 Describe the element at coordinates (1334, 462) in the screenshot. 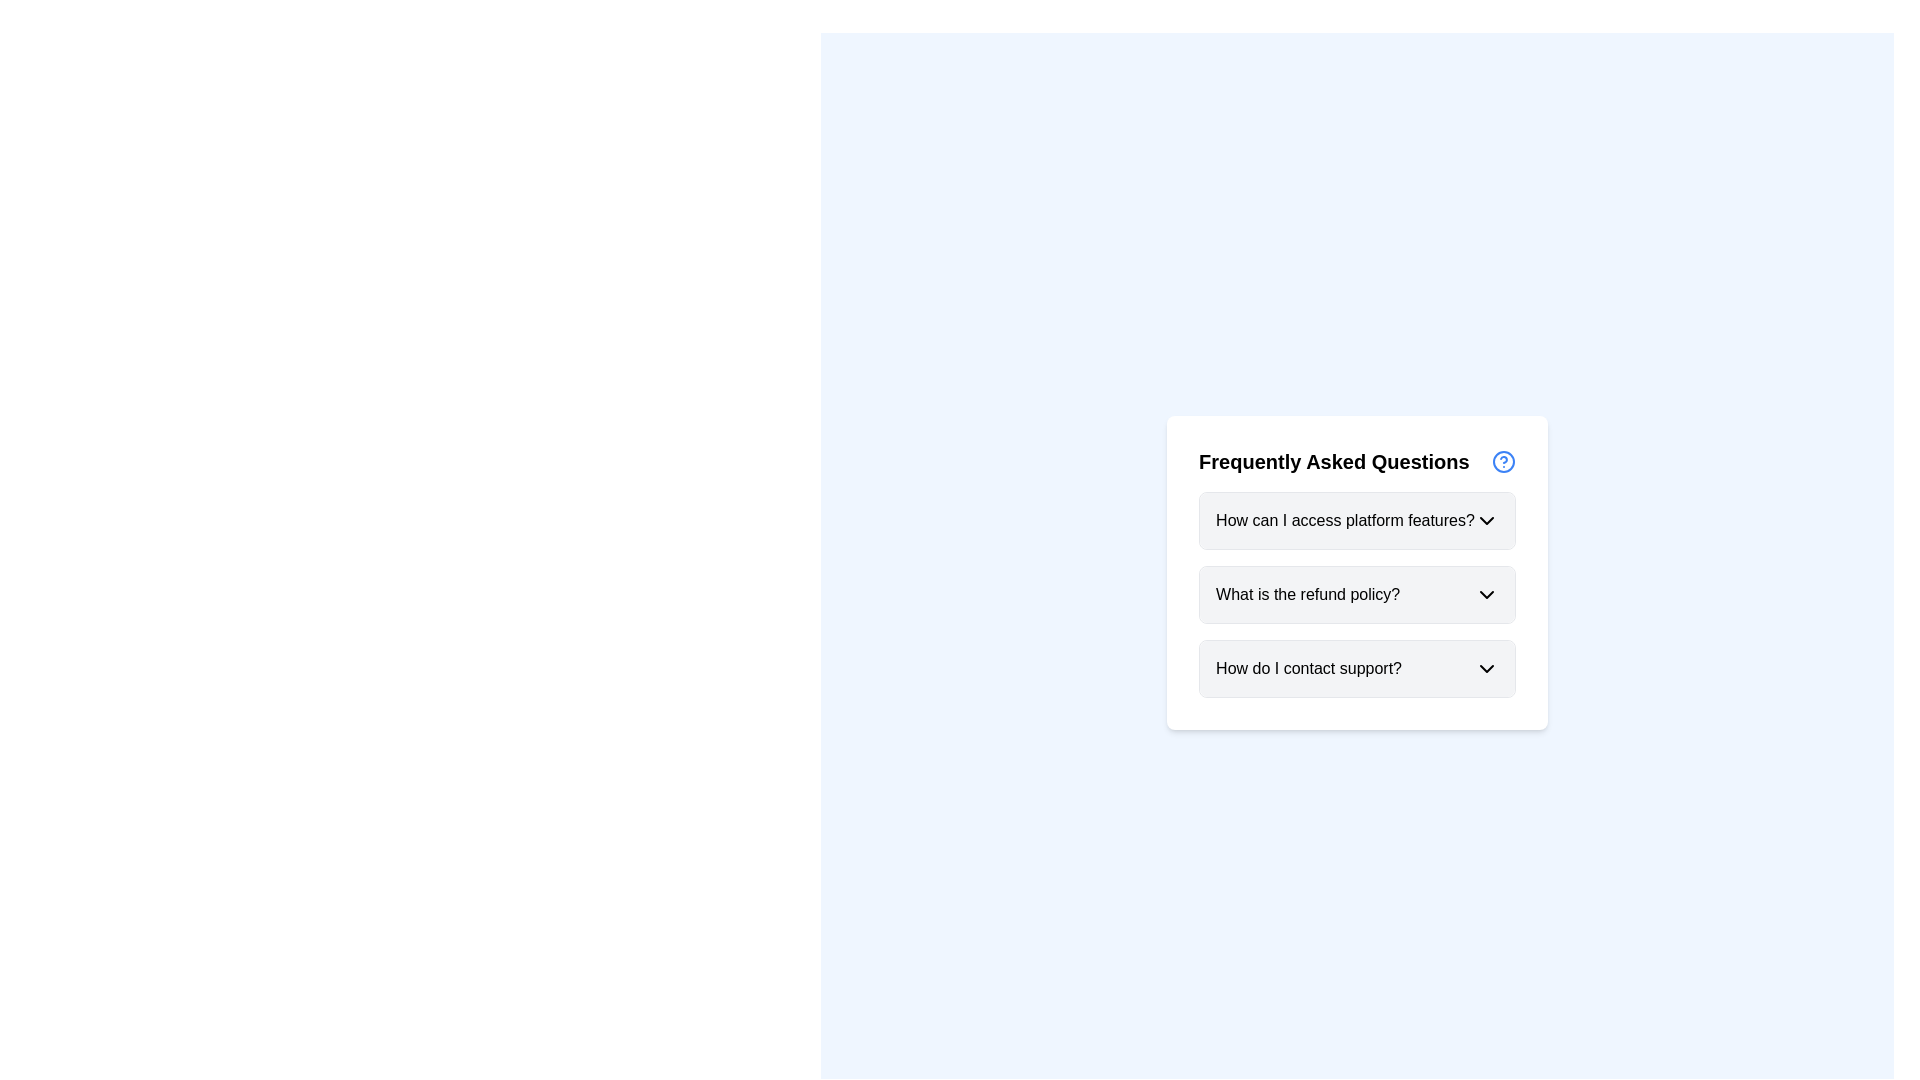

I see `the header text or title label for the Frequently Asked Questions section, which is located at the top of the panel above the collapsible question entries` at that location.